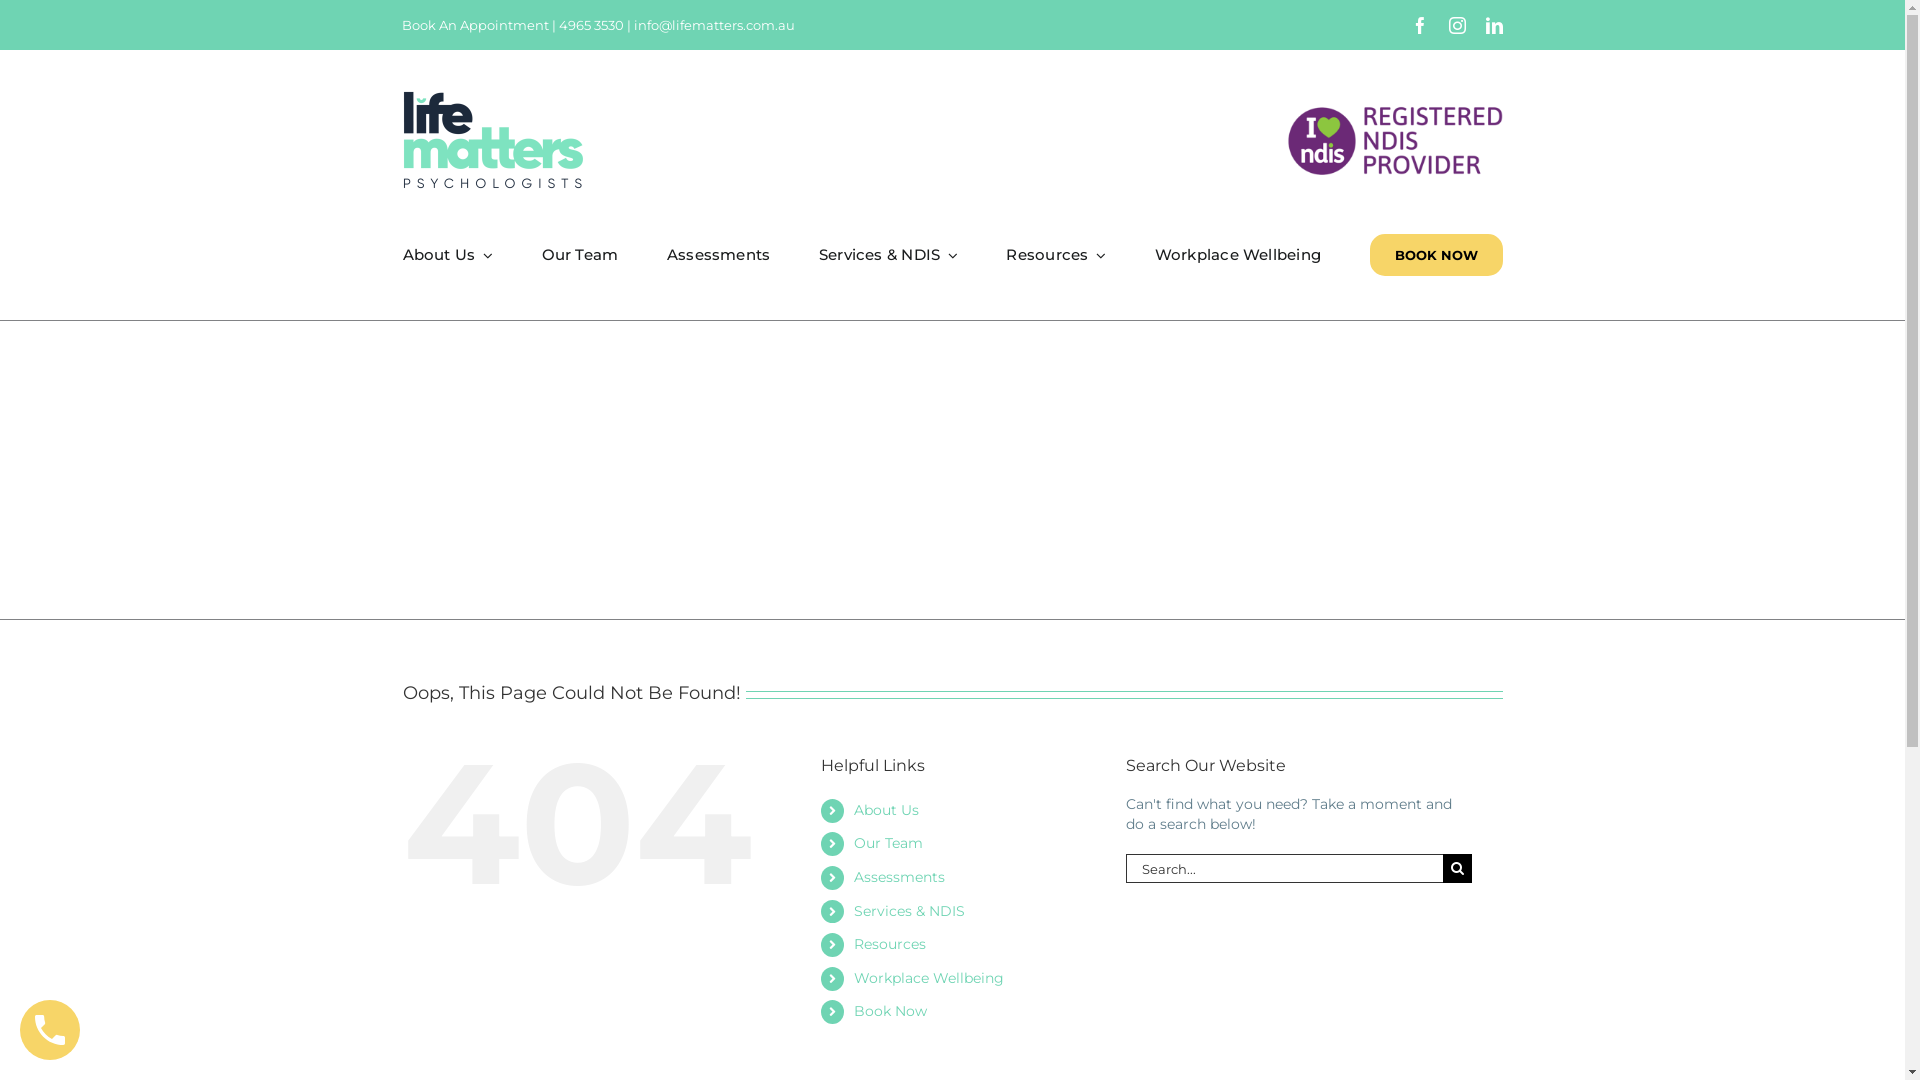  Describe the element at coordinates (889, 1010) in the screenshot. I see `'Book Now'` at that location.